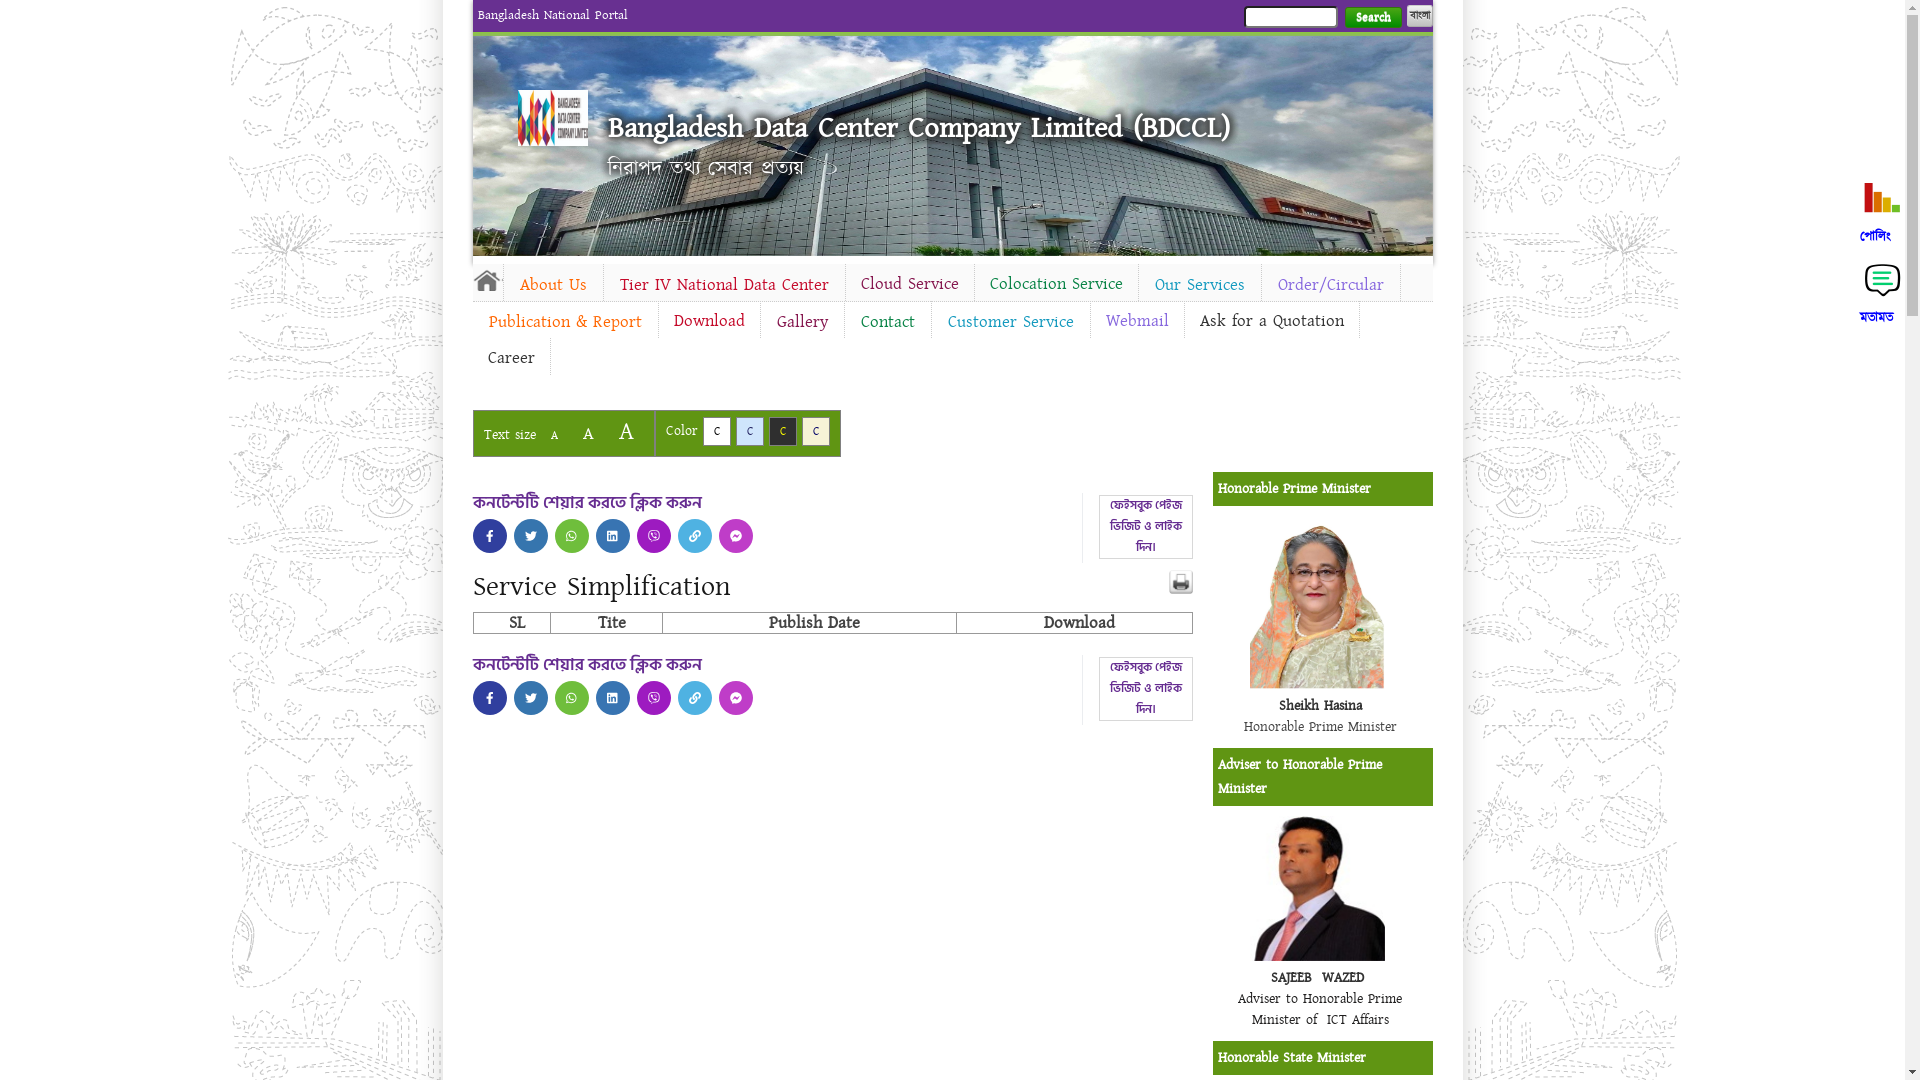  What do you see at coordinates (1199, 285) in the screenshot?
I see `'Our Services'` at bounding box center [1199, 285].